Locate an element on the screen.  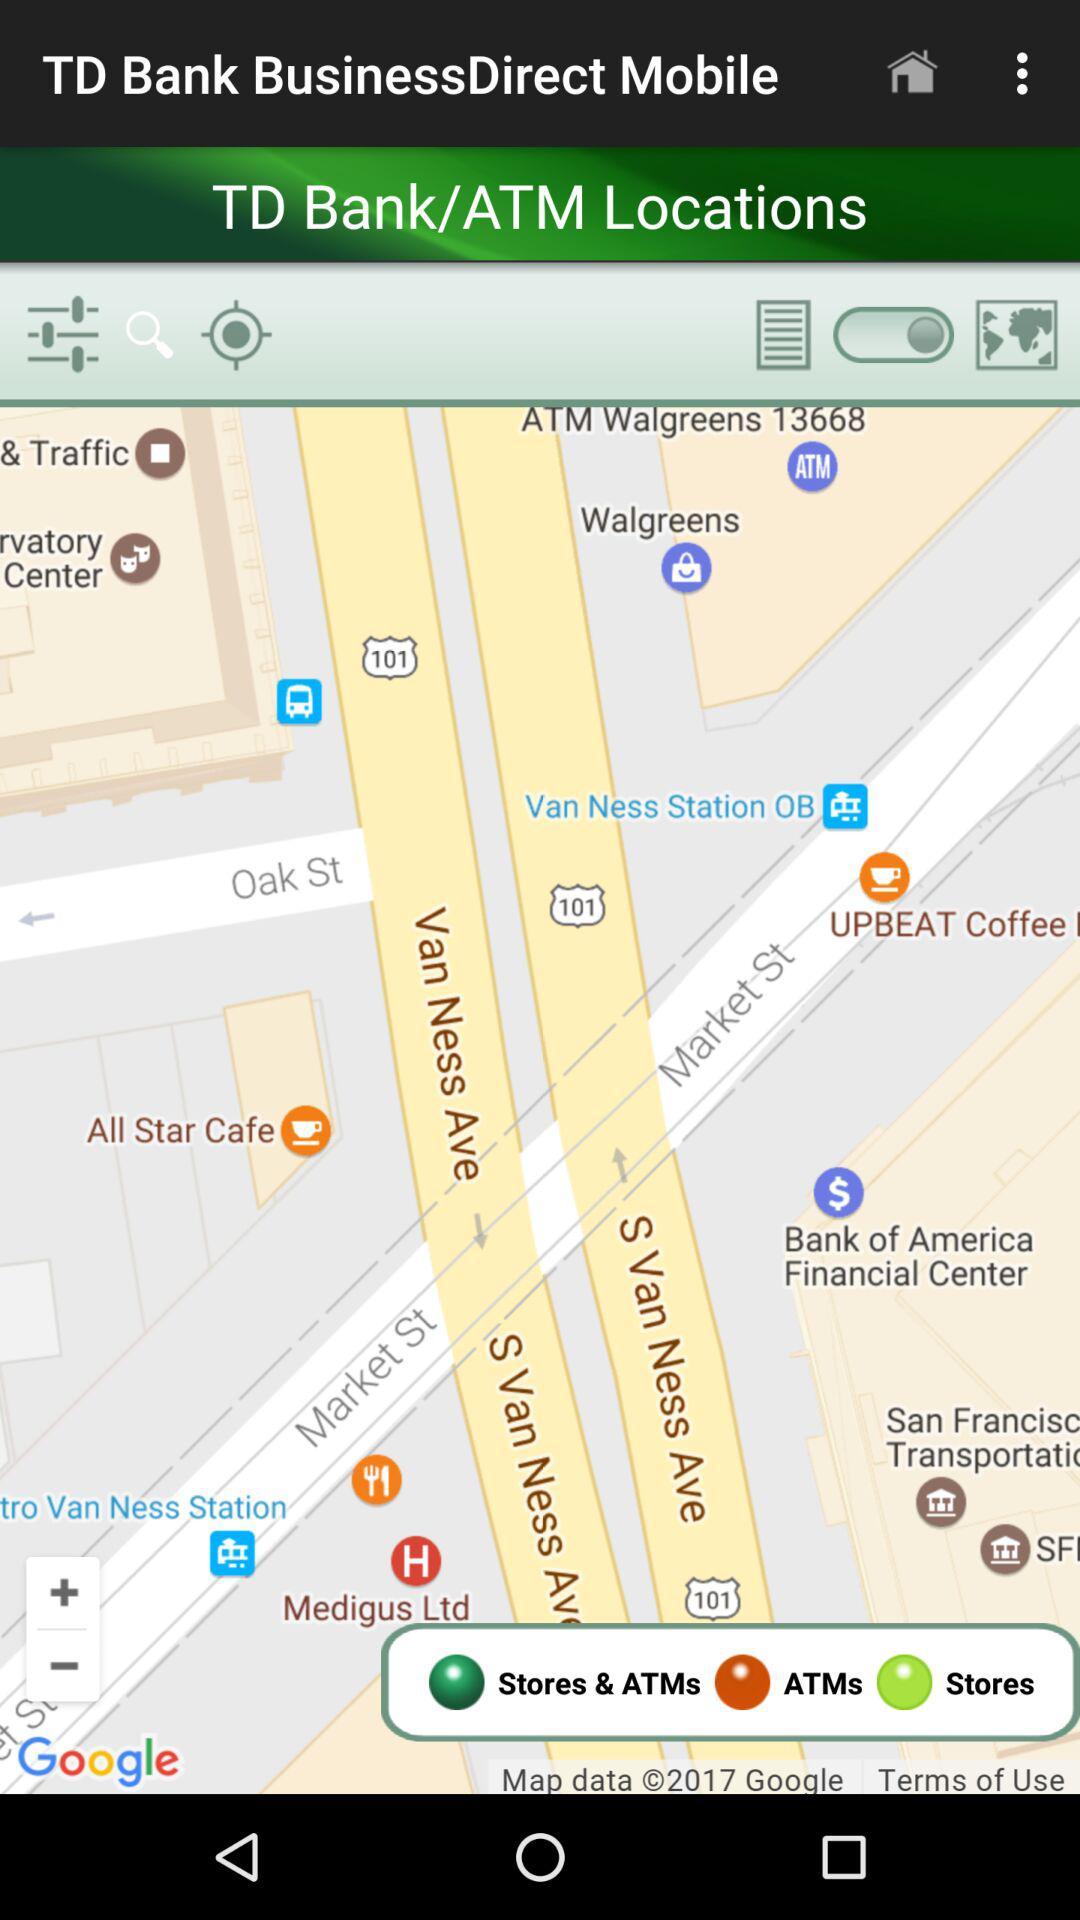
the sliders icon is located at coordinates (61, 334).